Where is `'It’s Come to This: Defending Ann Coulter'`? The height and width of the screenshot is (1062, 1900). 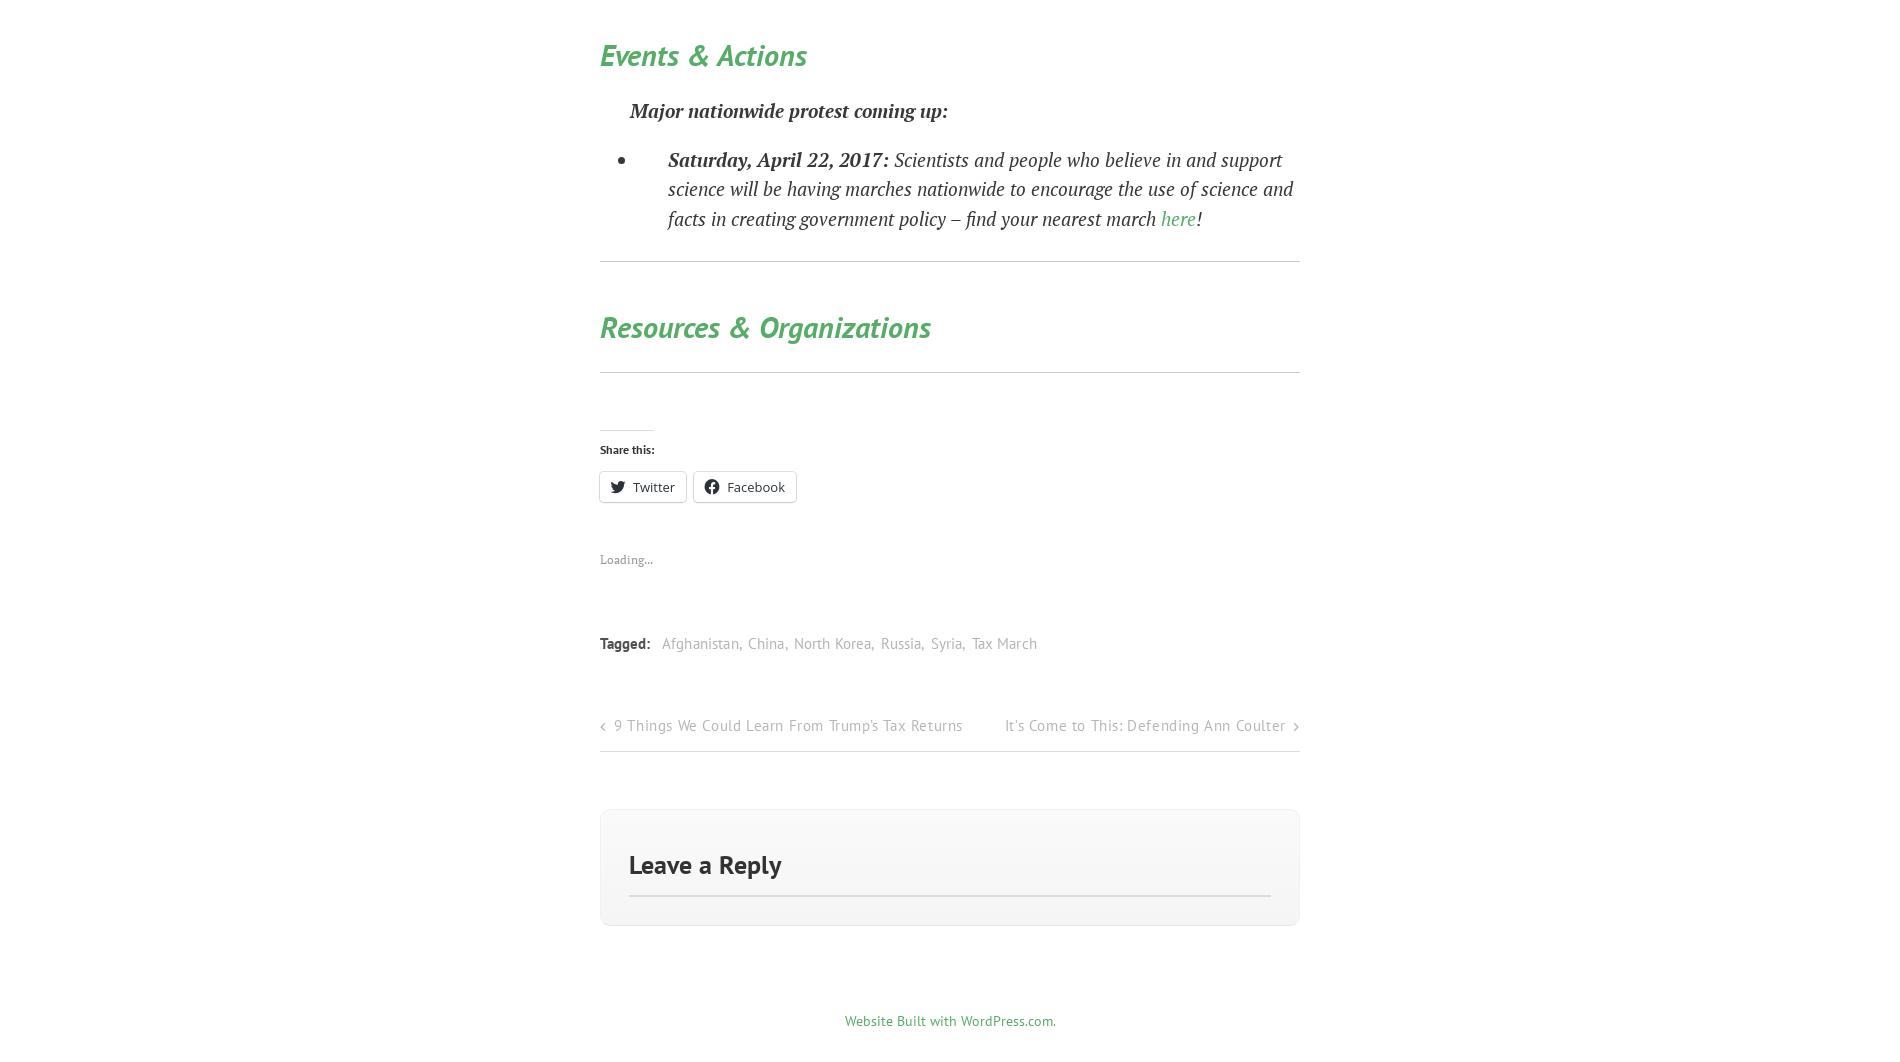
'It’s Come to This: Defending Ann Coulter' is located at coordinates (1144, 719).